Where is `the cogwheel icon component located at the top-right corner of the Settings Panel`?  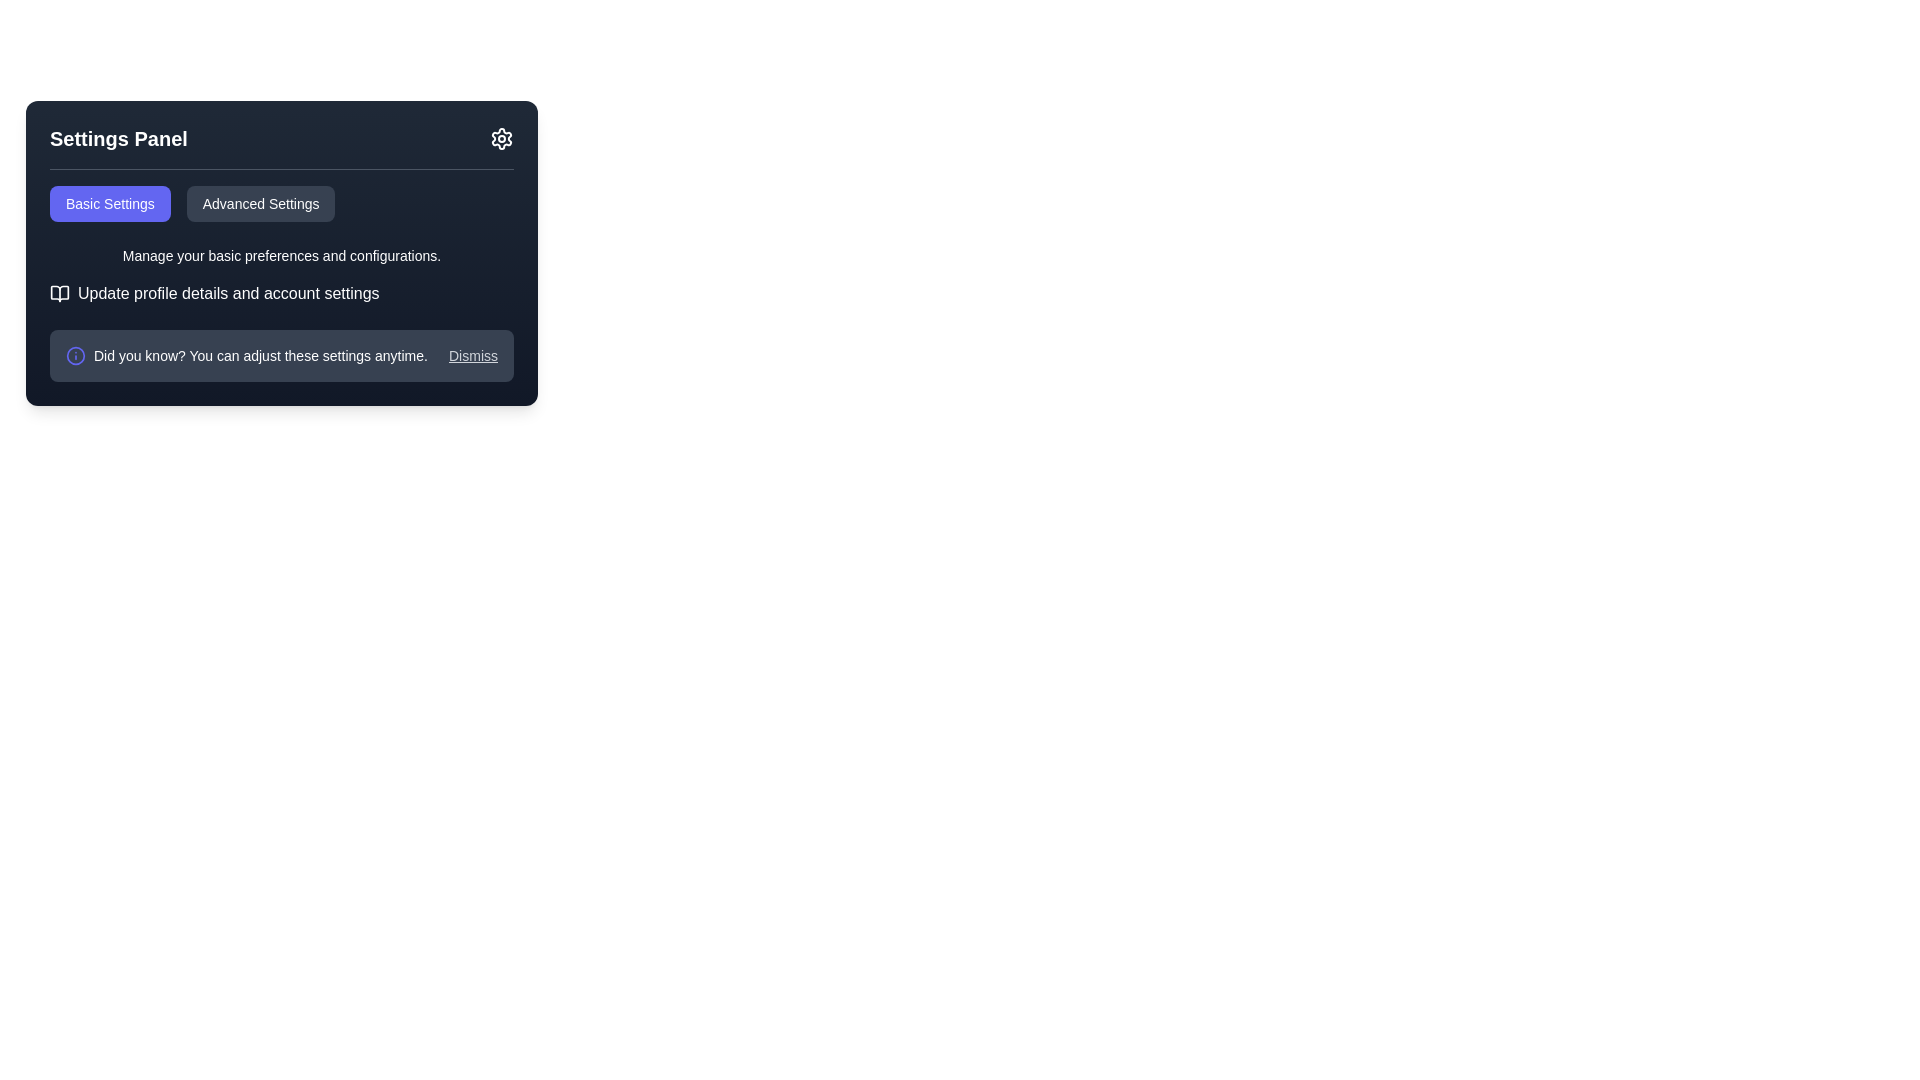
the cogwheel icon component located at the top-right corner of the Settings Panel is located at coordinates (502, 137).